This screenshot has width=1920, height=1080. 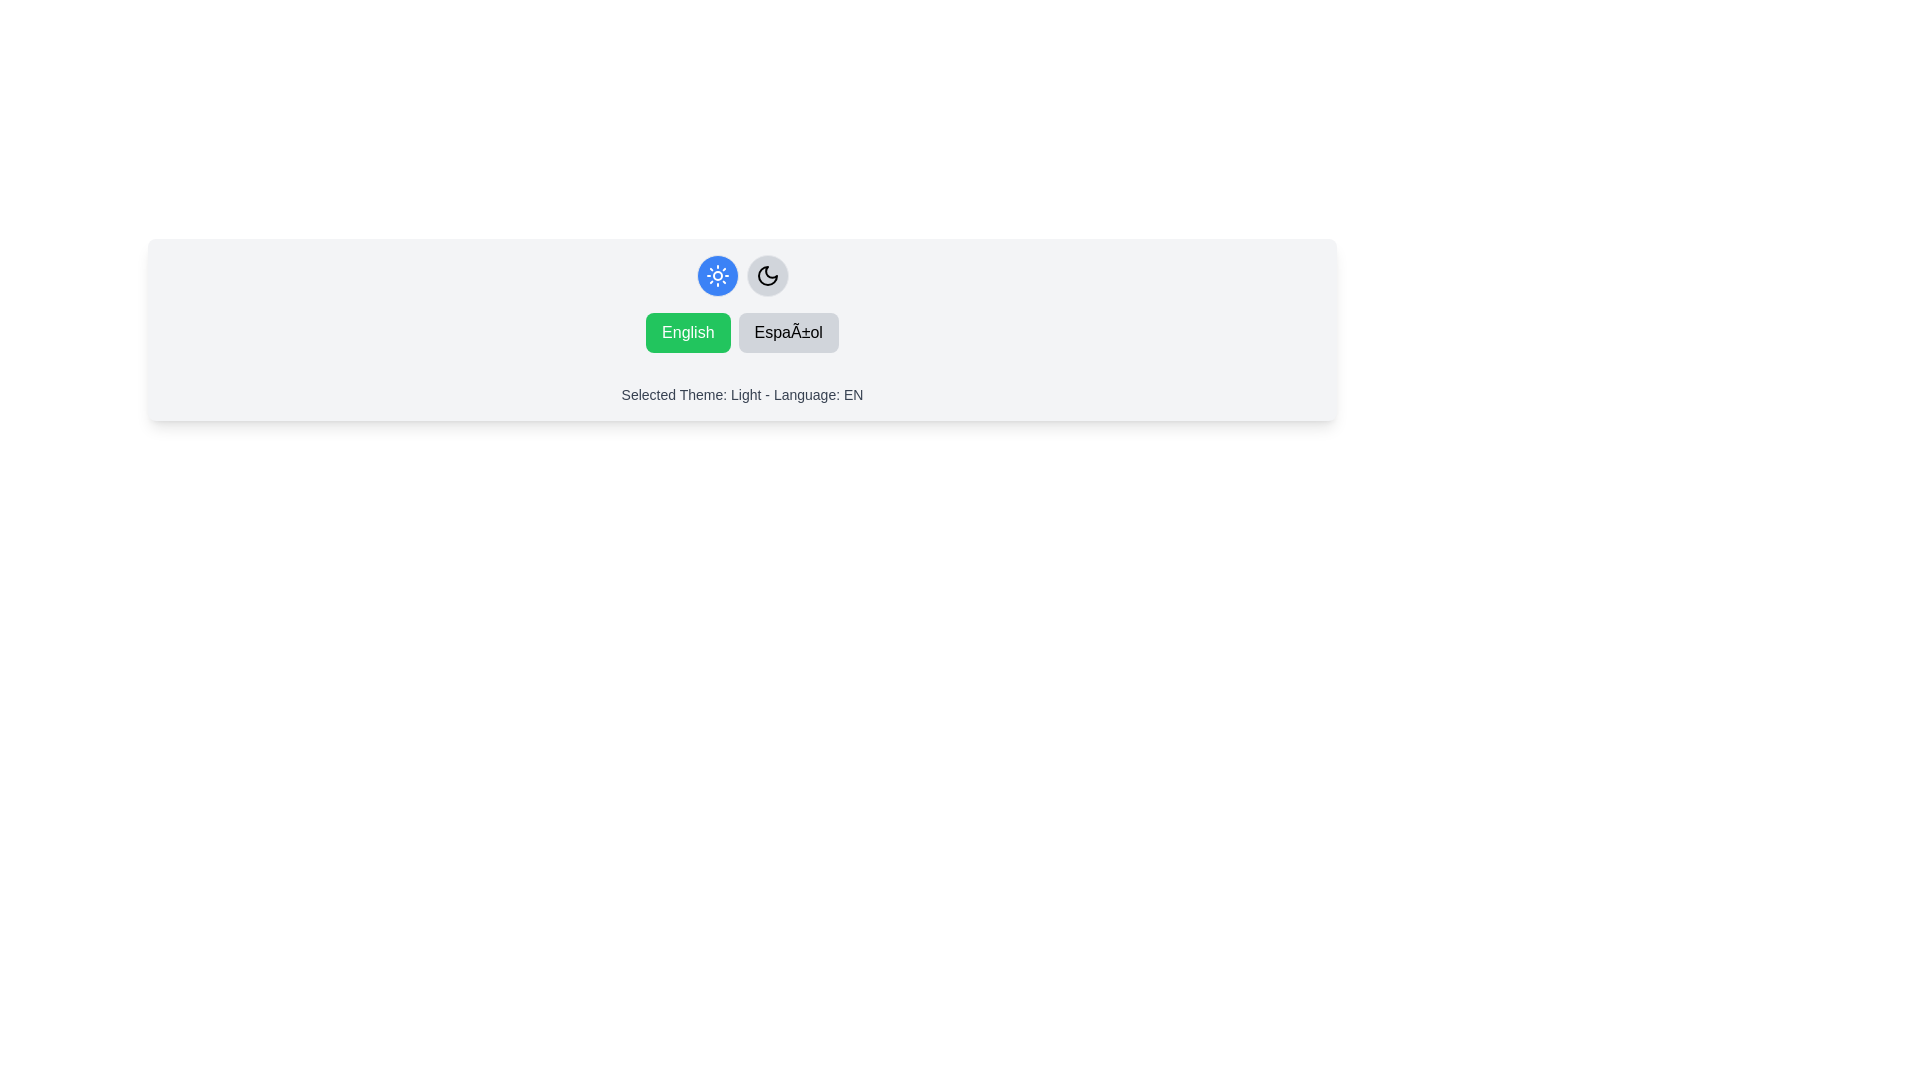 What do you see at coordinates (741, 276) in the screenshot?
I see `the sun icon on the theme selection toggle switch` at bounding box center [741, 276].